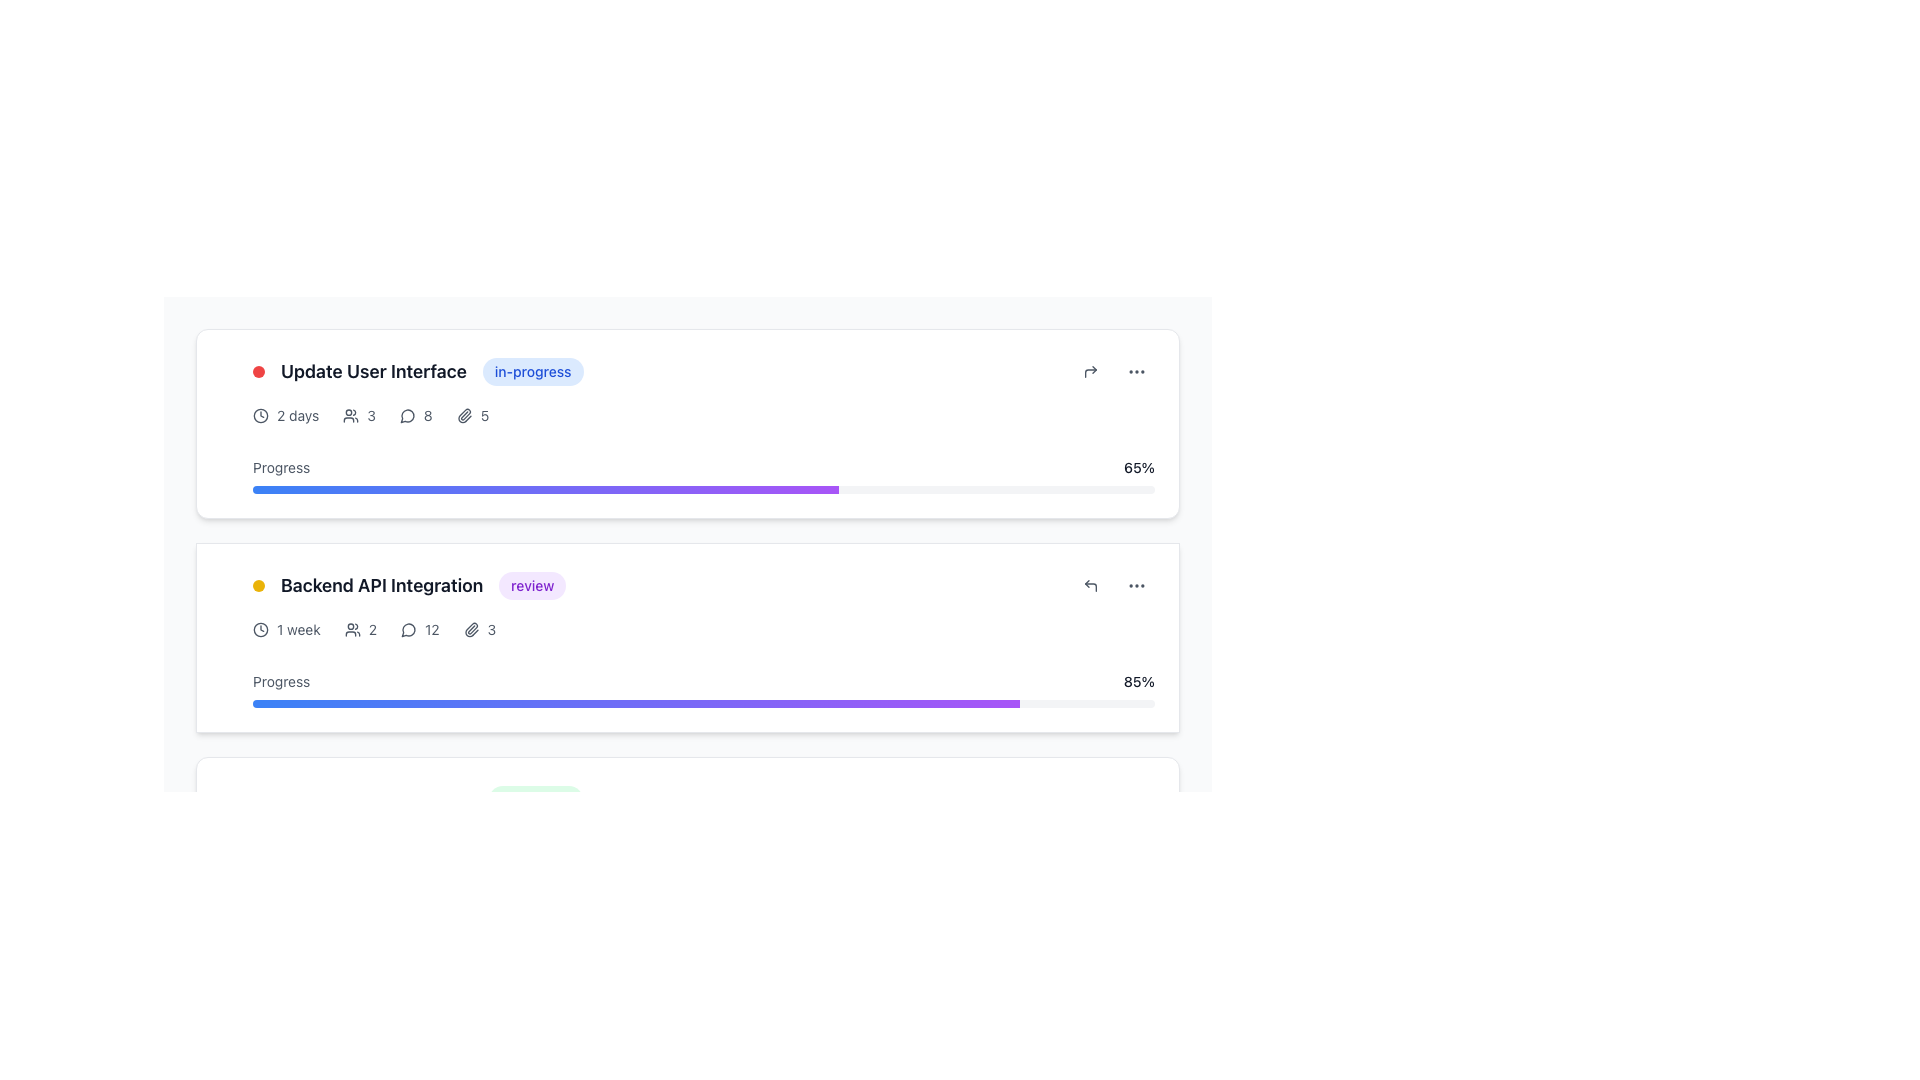  What do you see at coordinates (297, 628) in the screenshot?
I see `the text label that conveys the duration of the task, located in the lower task card next to the clock symbol under 'Backend API Integration'` at bounding box center [297, 628].